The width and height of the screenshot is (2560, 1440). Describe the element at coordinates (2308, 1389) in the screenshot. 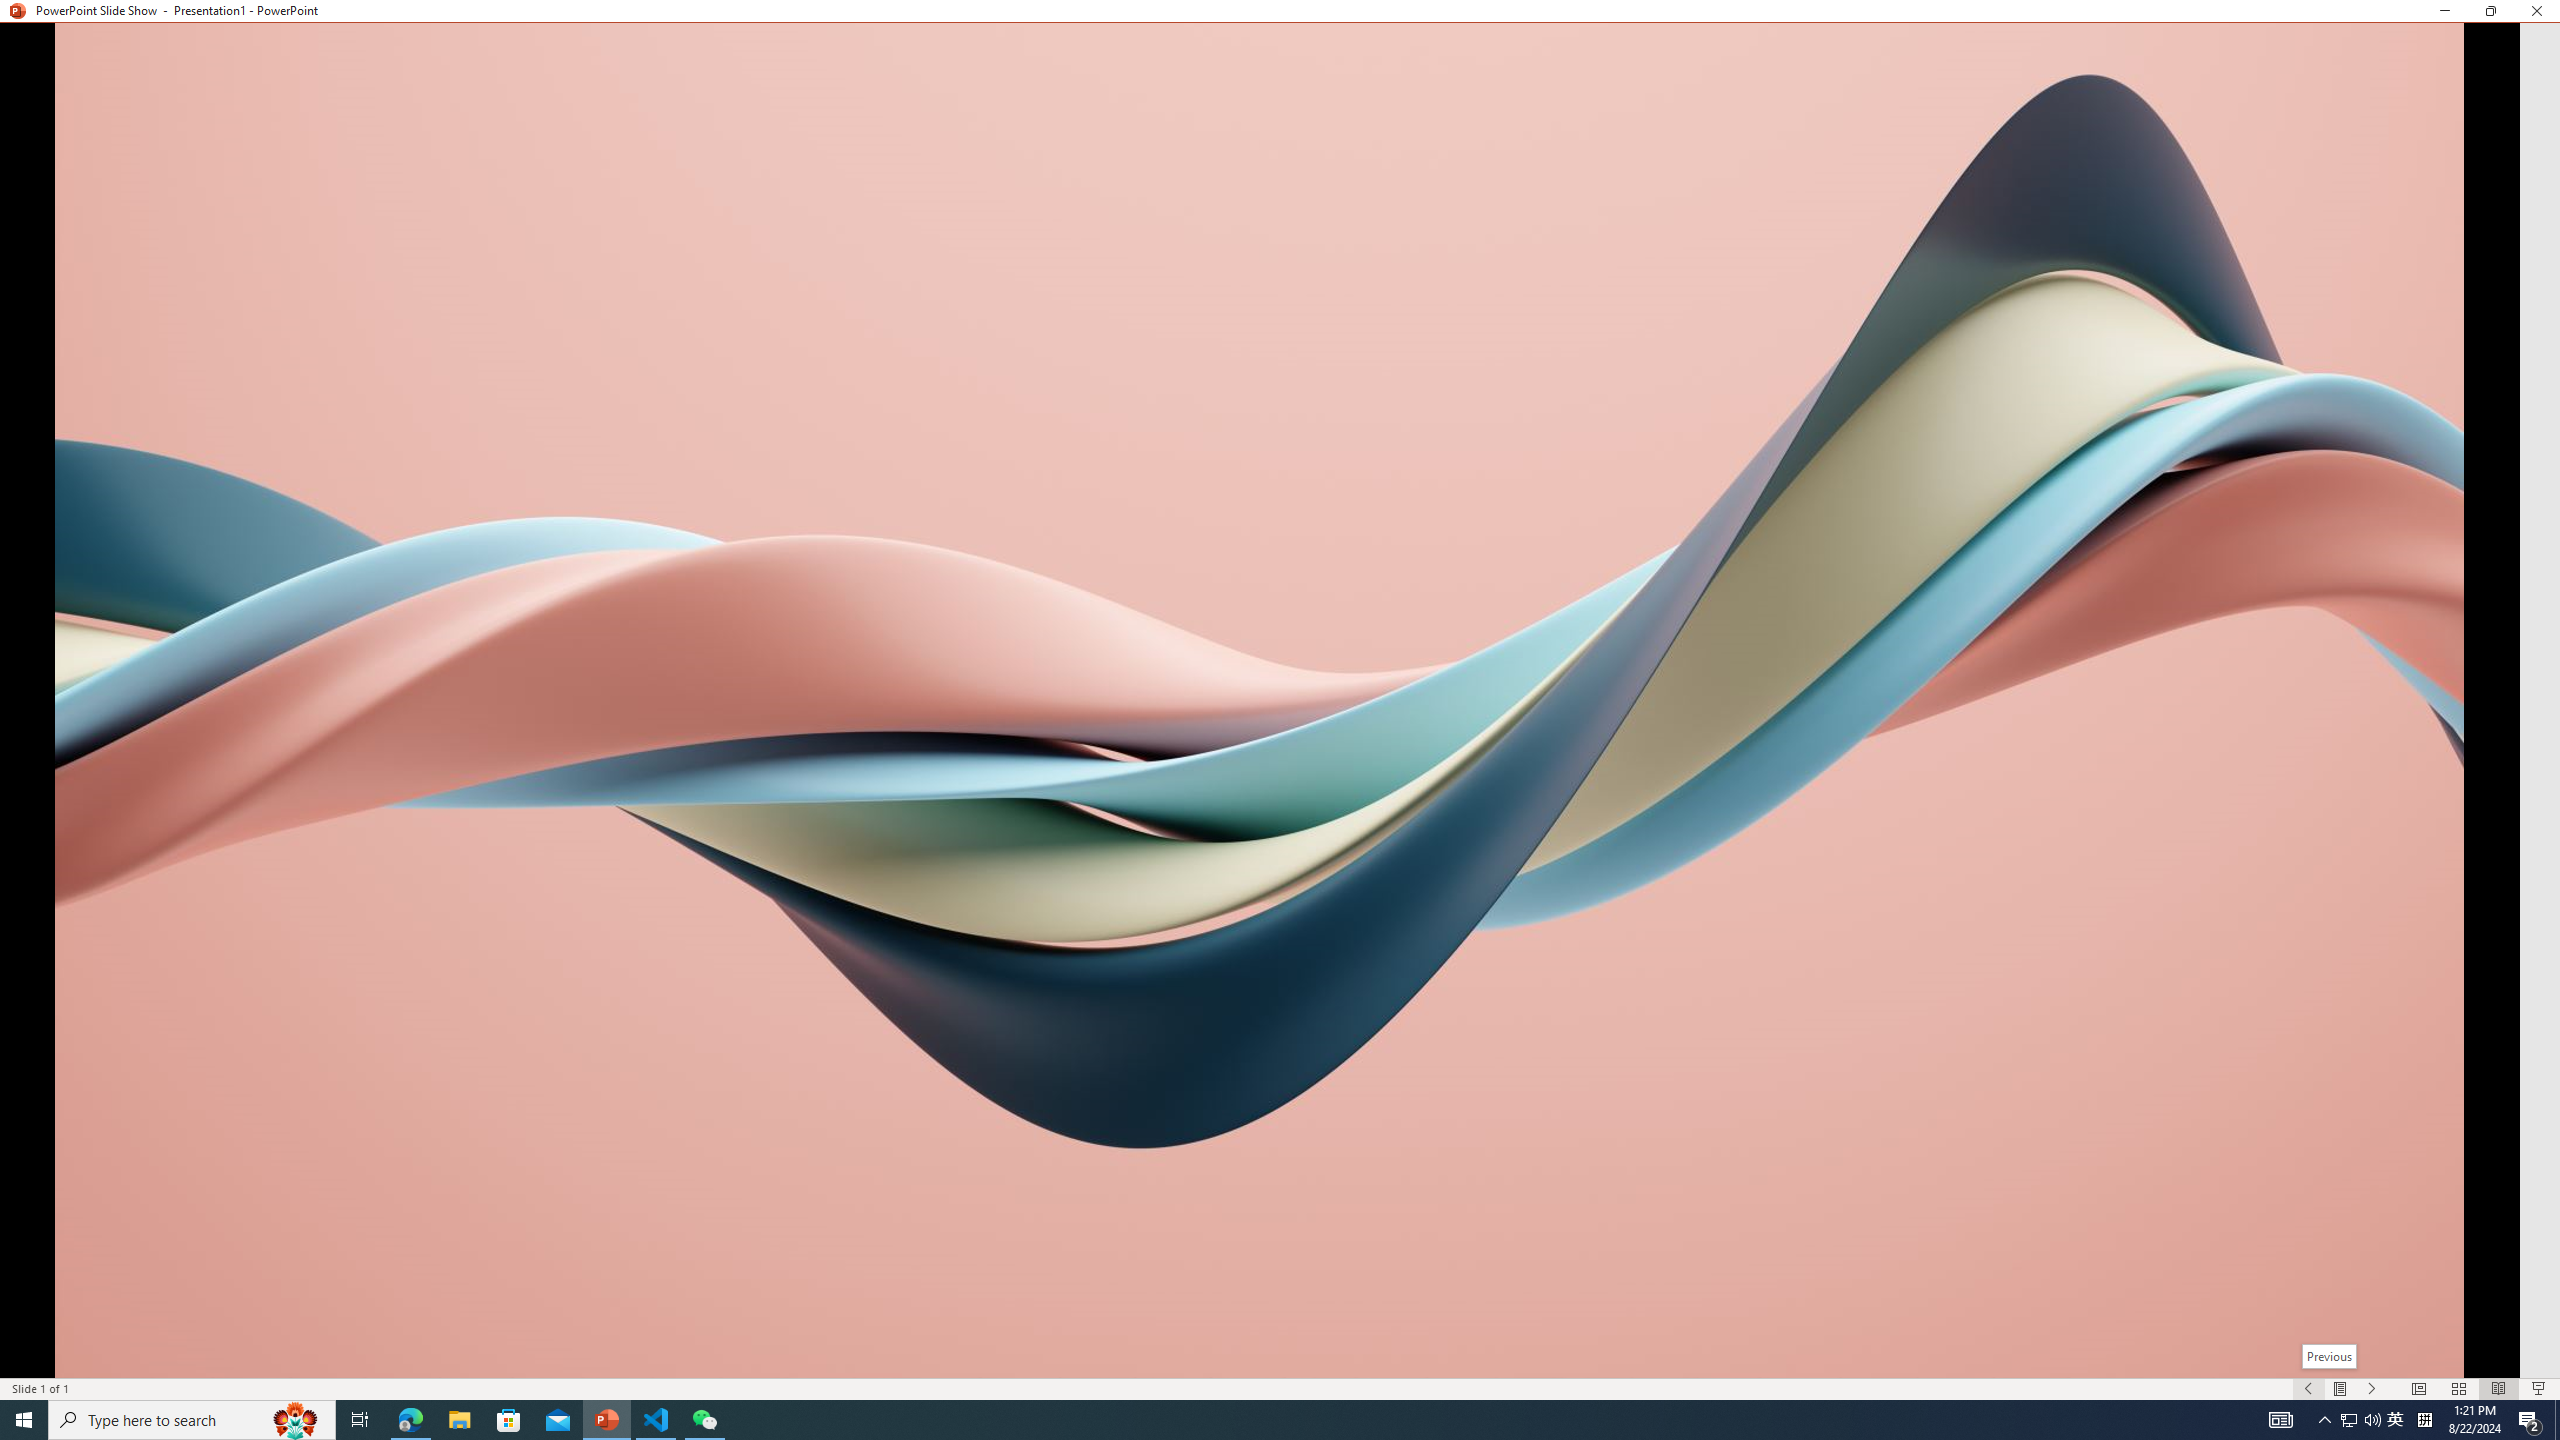

I see `'Slide Show Previous On'` at that location.